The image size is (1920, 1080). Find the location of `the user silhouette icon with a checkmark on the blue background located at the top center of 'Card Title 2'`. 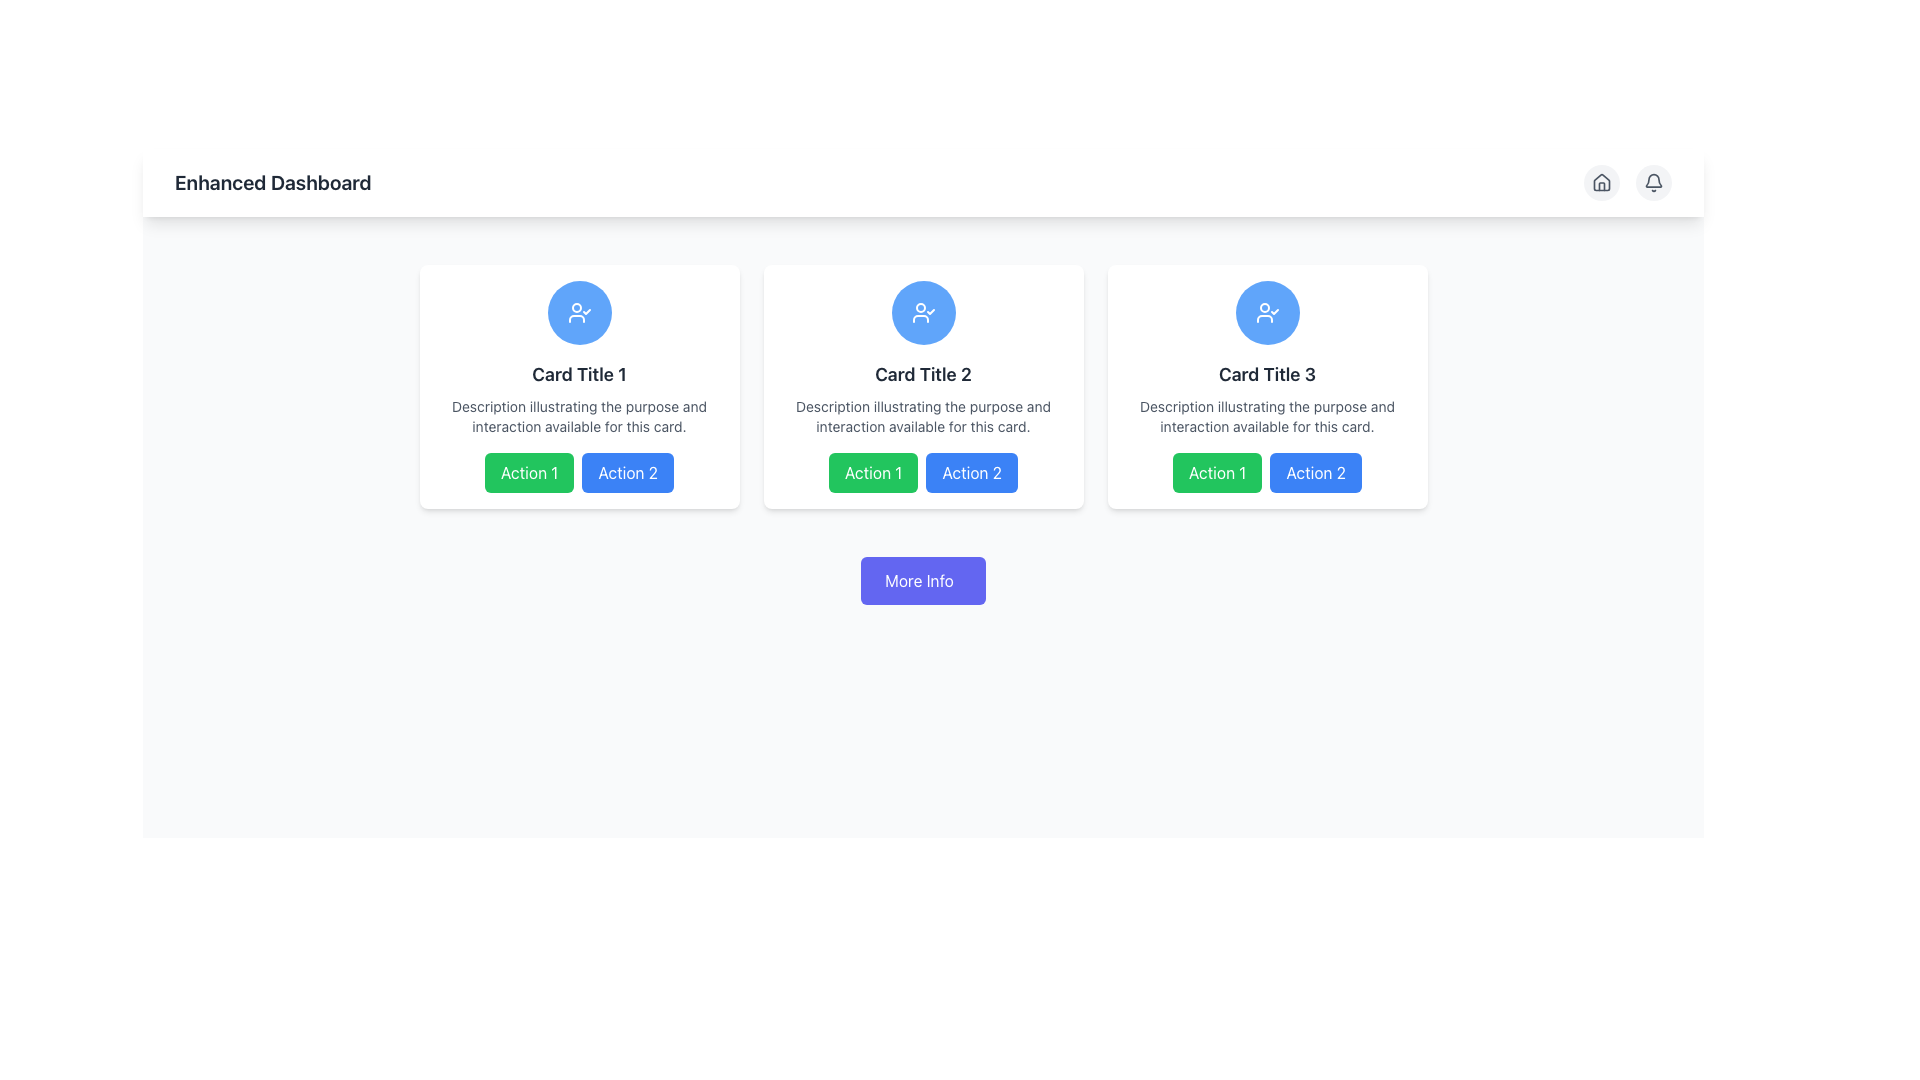

the user silhouette icon with a checkmark on the blue background located at the top center of 'Card Title 2' is located at coordinates (1266, 312).